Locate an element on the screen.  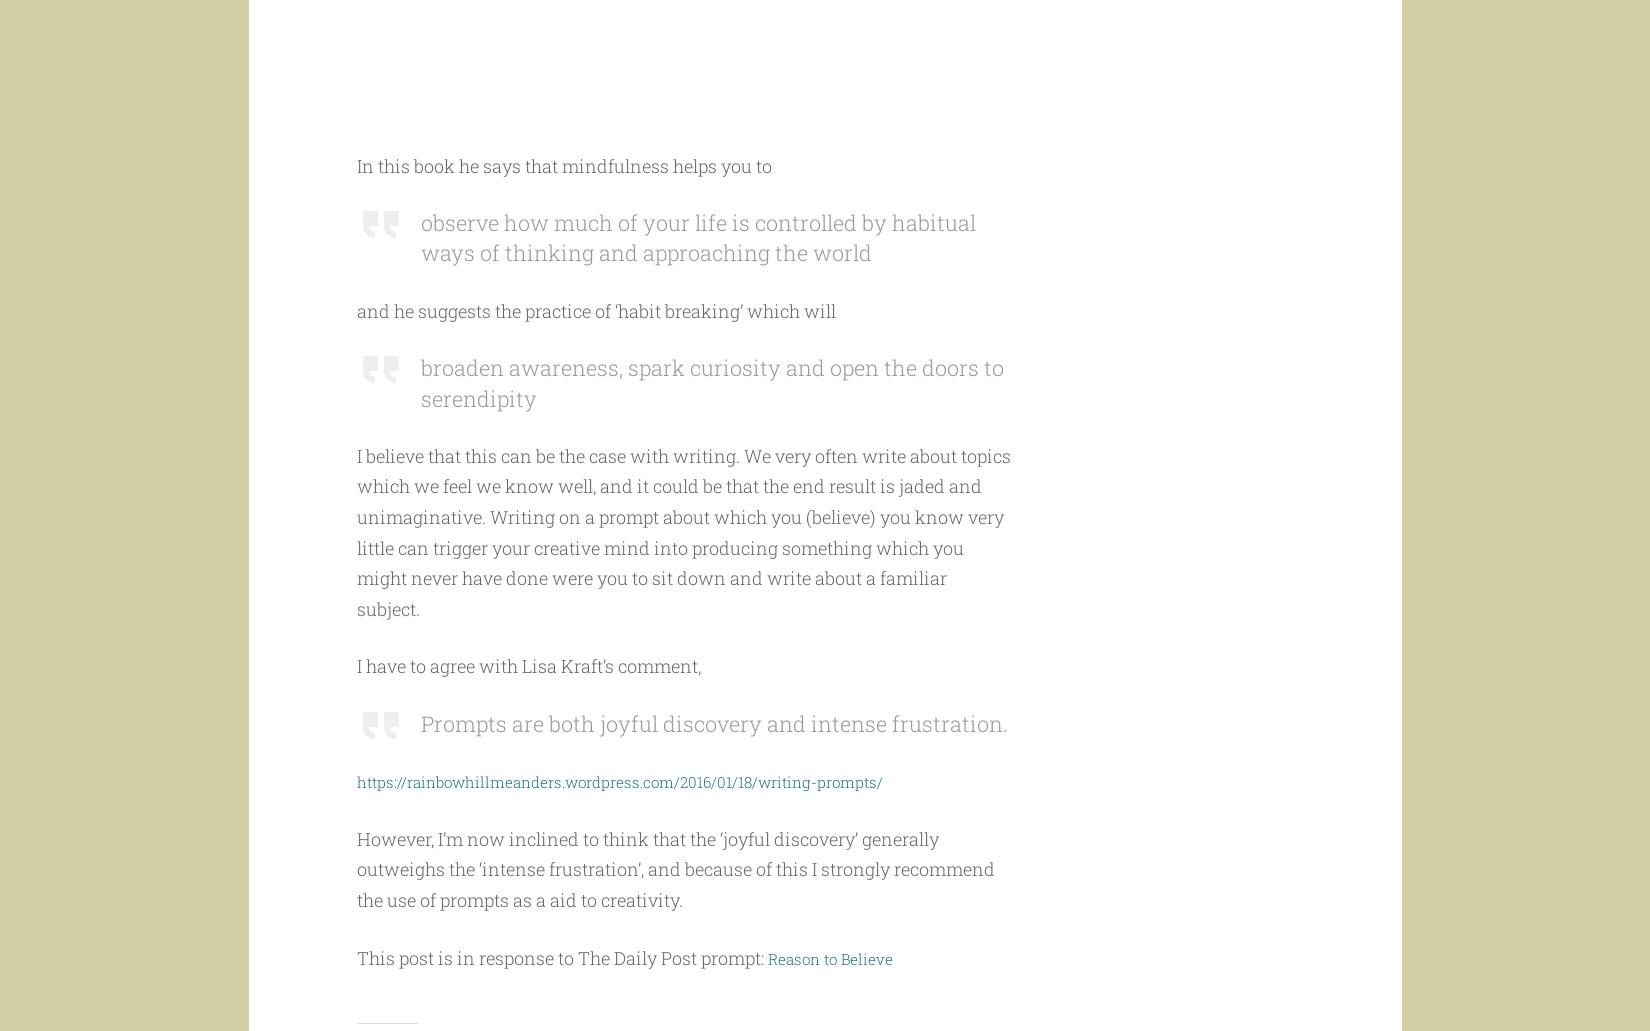
'I believe that this can be the case with writing. We very often write about topics which we feel we know well, and it could be that the end result is jaded and unimaginative. Writing on a prompt about which you (believe) you know very little can trigger your creative mind into producing something which you might never have done were you to sit down and write about a familiar subject.' is located at coordinates (681, 569).